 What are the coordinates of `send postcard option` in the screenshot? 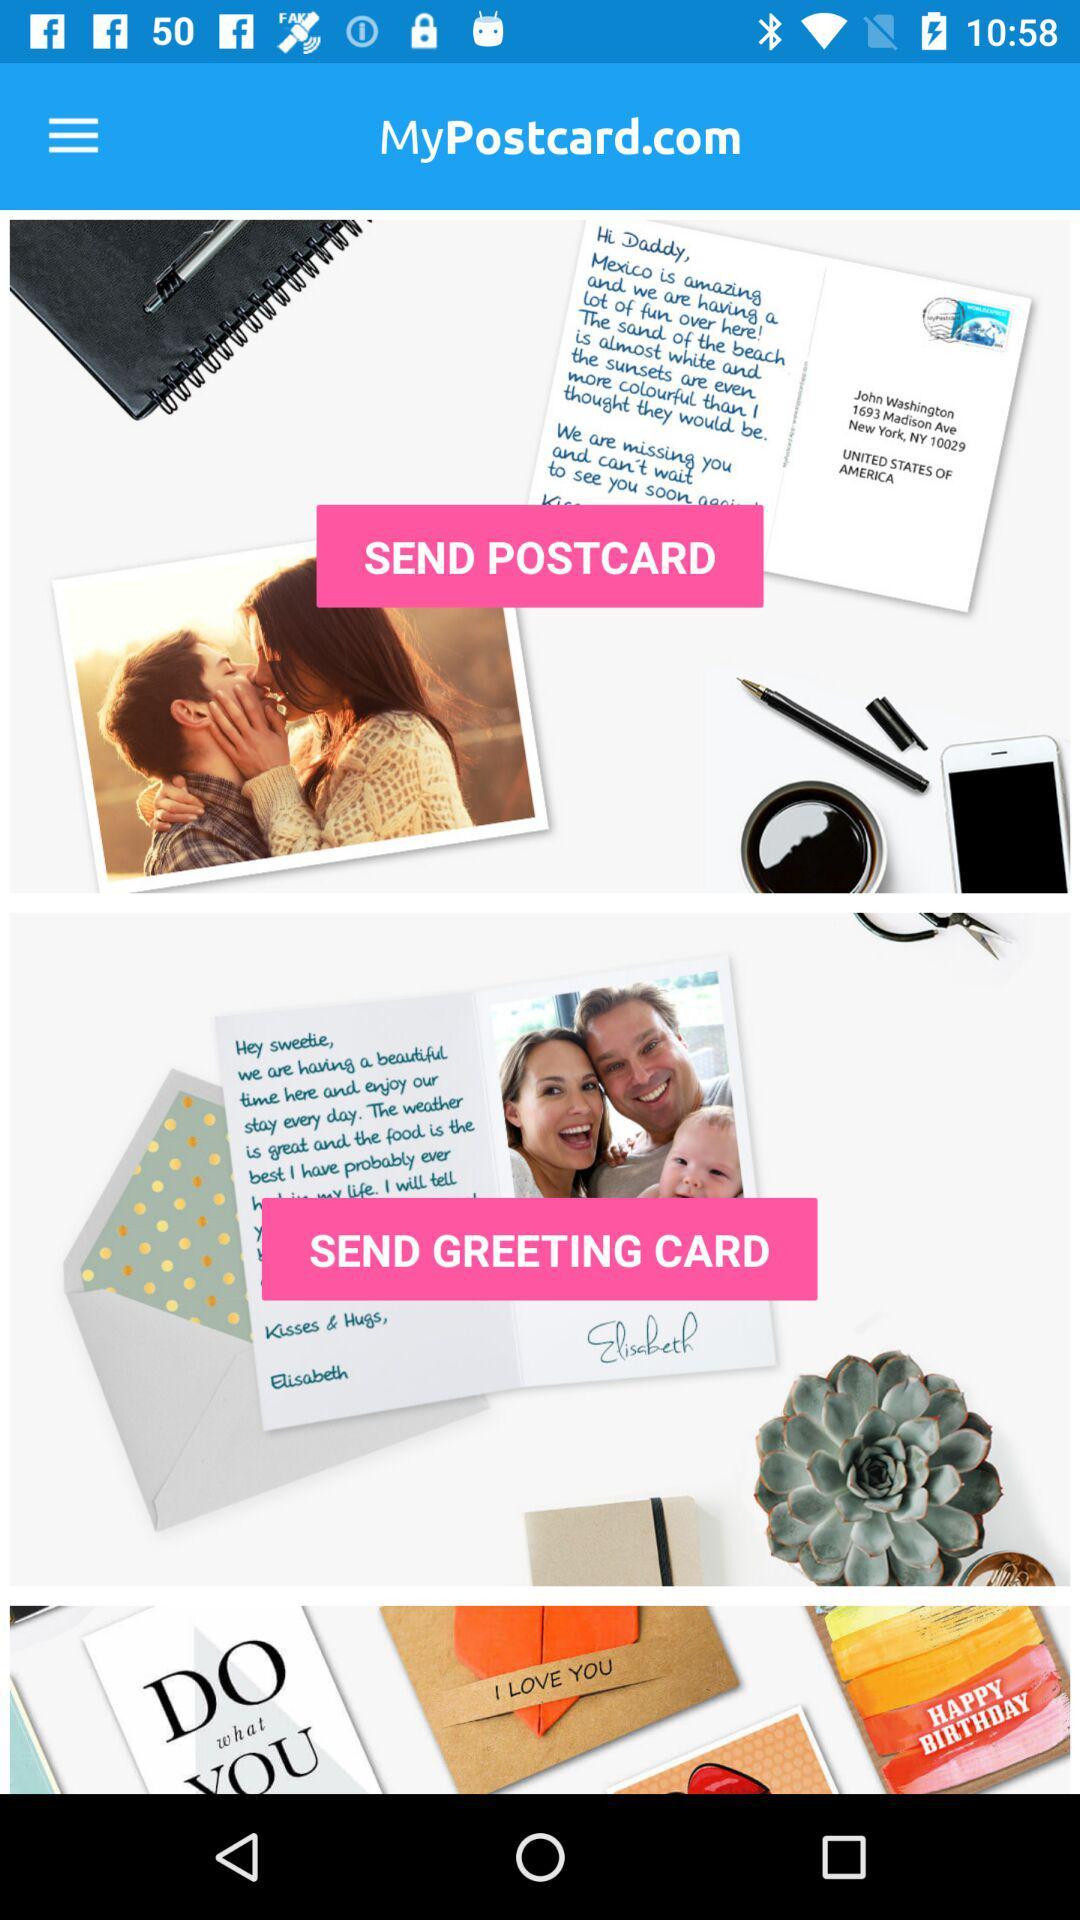 It's located at (540, 556).